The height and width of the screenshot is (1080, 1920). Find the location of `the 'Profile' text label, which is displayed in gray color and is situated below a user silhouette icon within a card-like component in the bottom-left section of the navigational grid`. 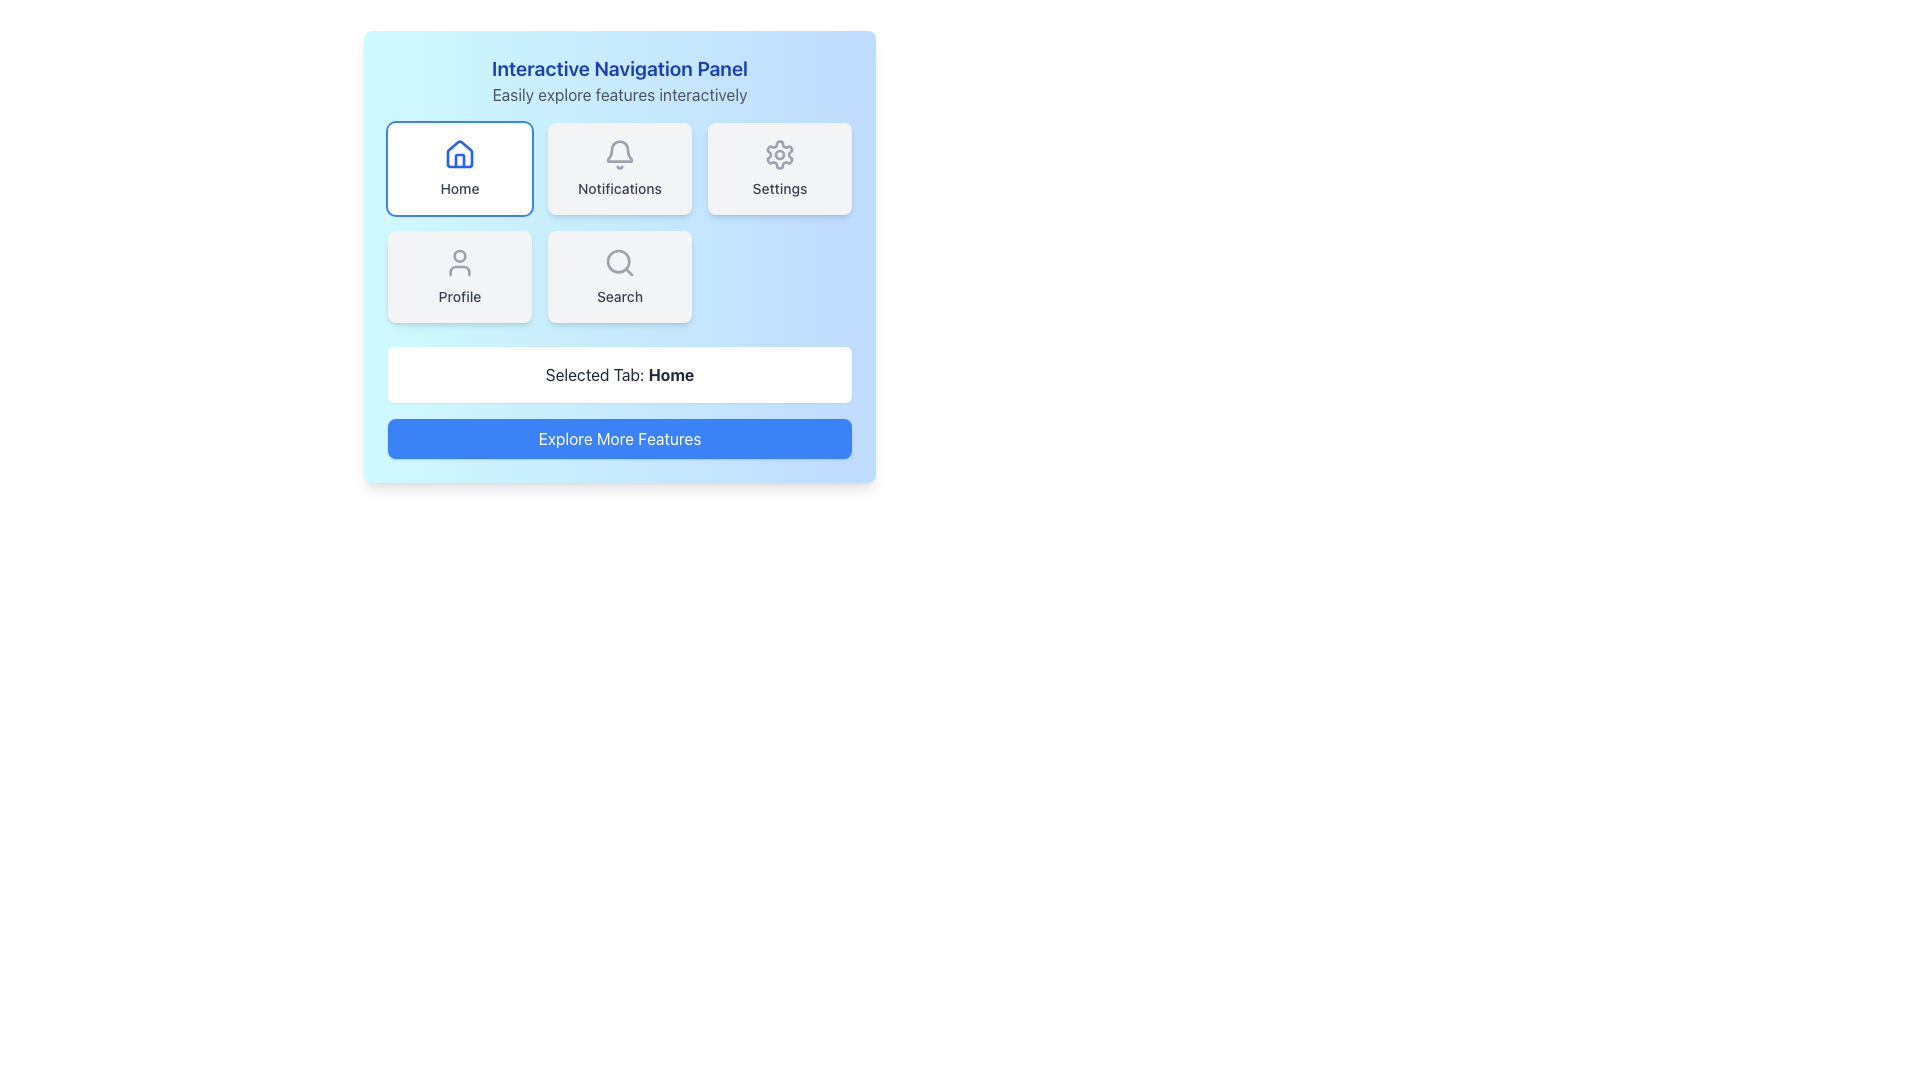

the 'Profile' text label, which is displayed in gray color and is situated below a user silhouette icon within a card-like component in the bottom-left section of the navigational grid is located at coordinates (459, 297).